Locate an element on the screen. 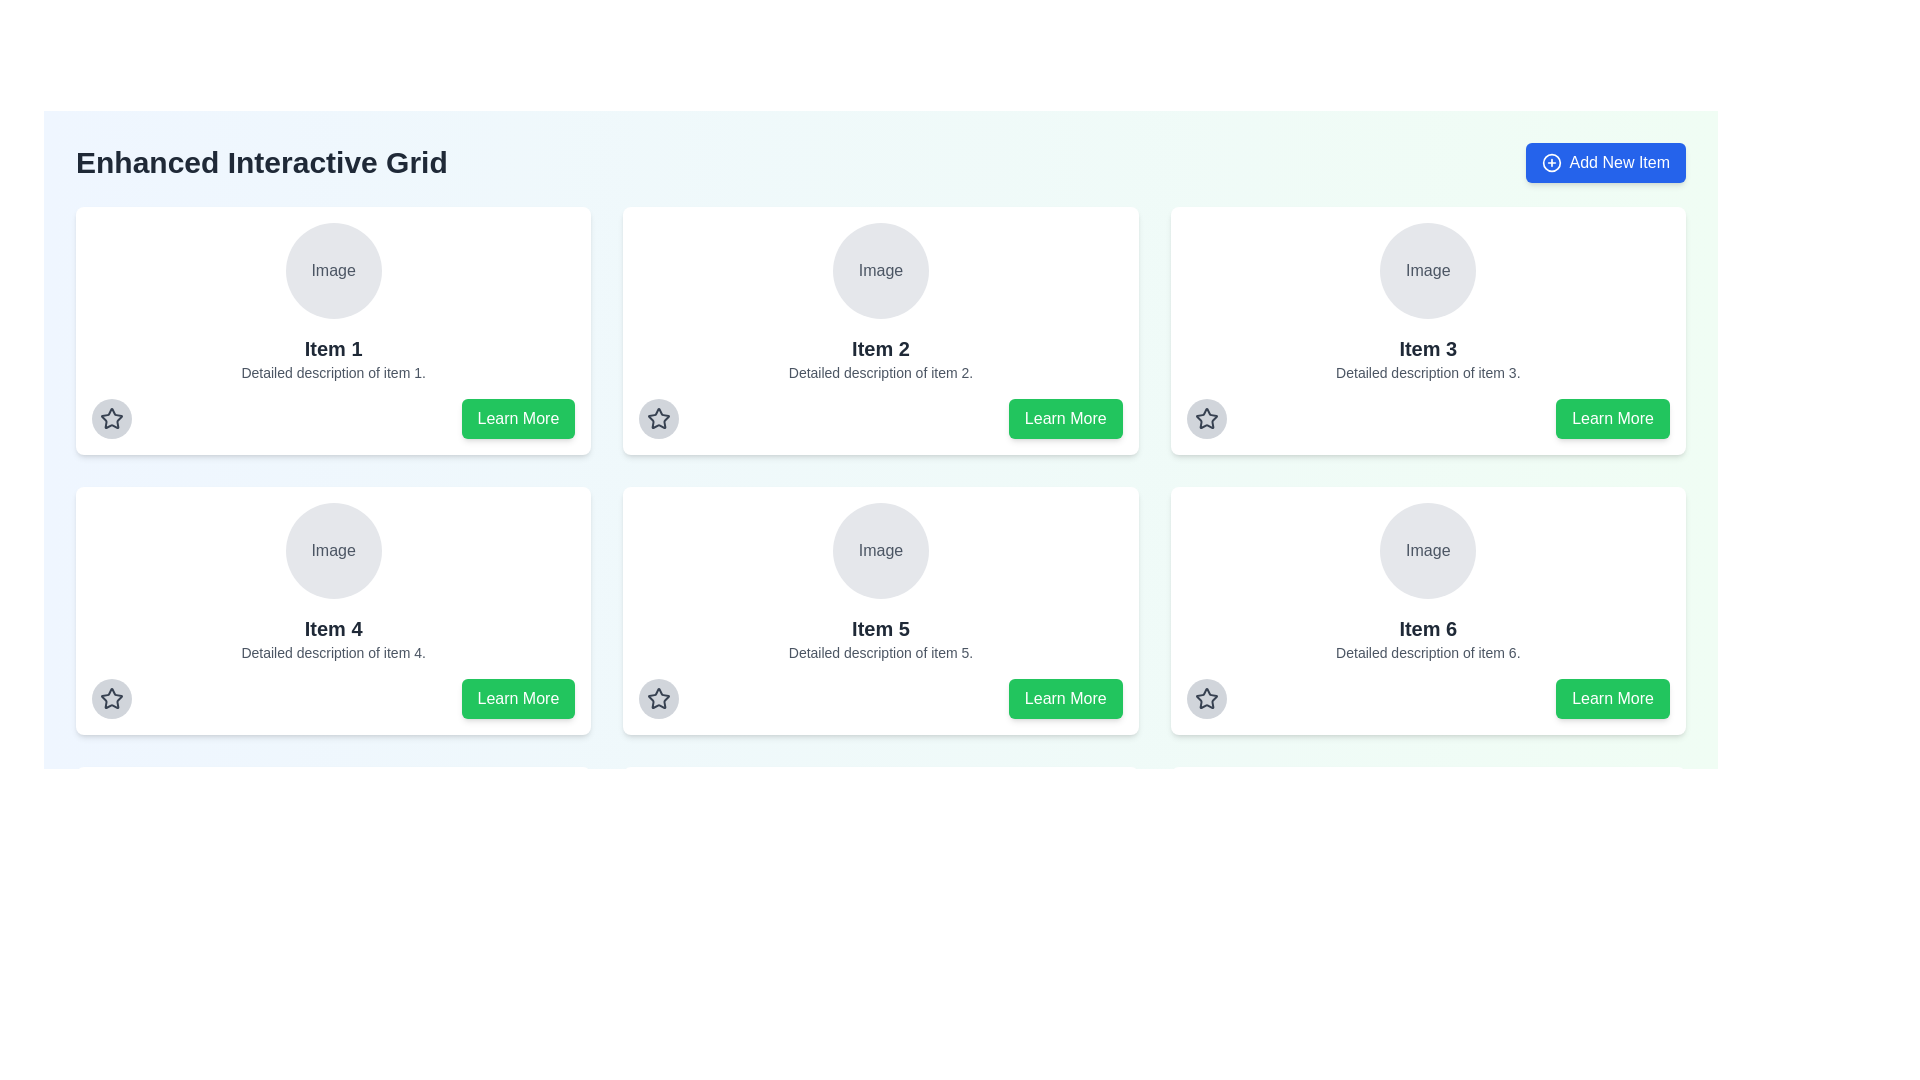  the icon button located at the bottom-left corner of the card labeled 'Item 3' in the second row and third column of the grid is located at coordinates (1205, 418).